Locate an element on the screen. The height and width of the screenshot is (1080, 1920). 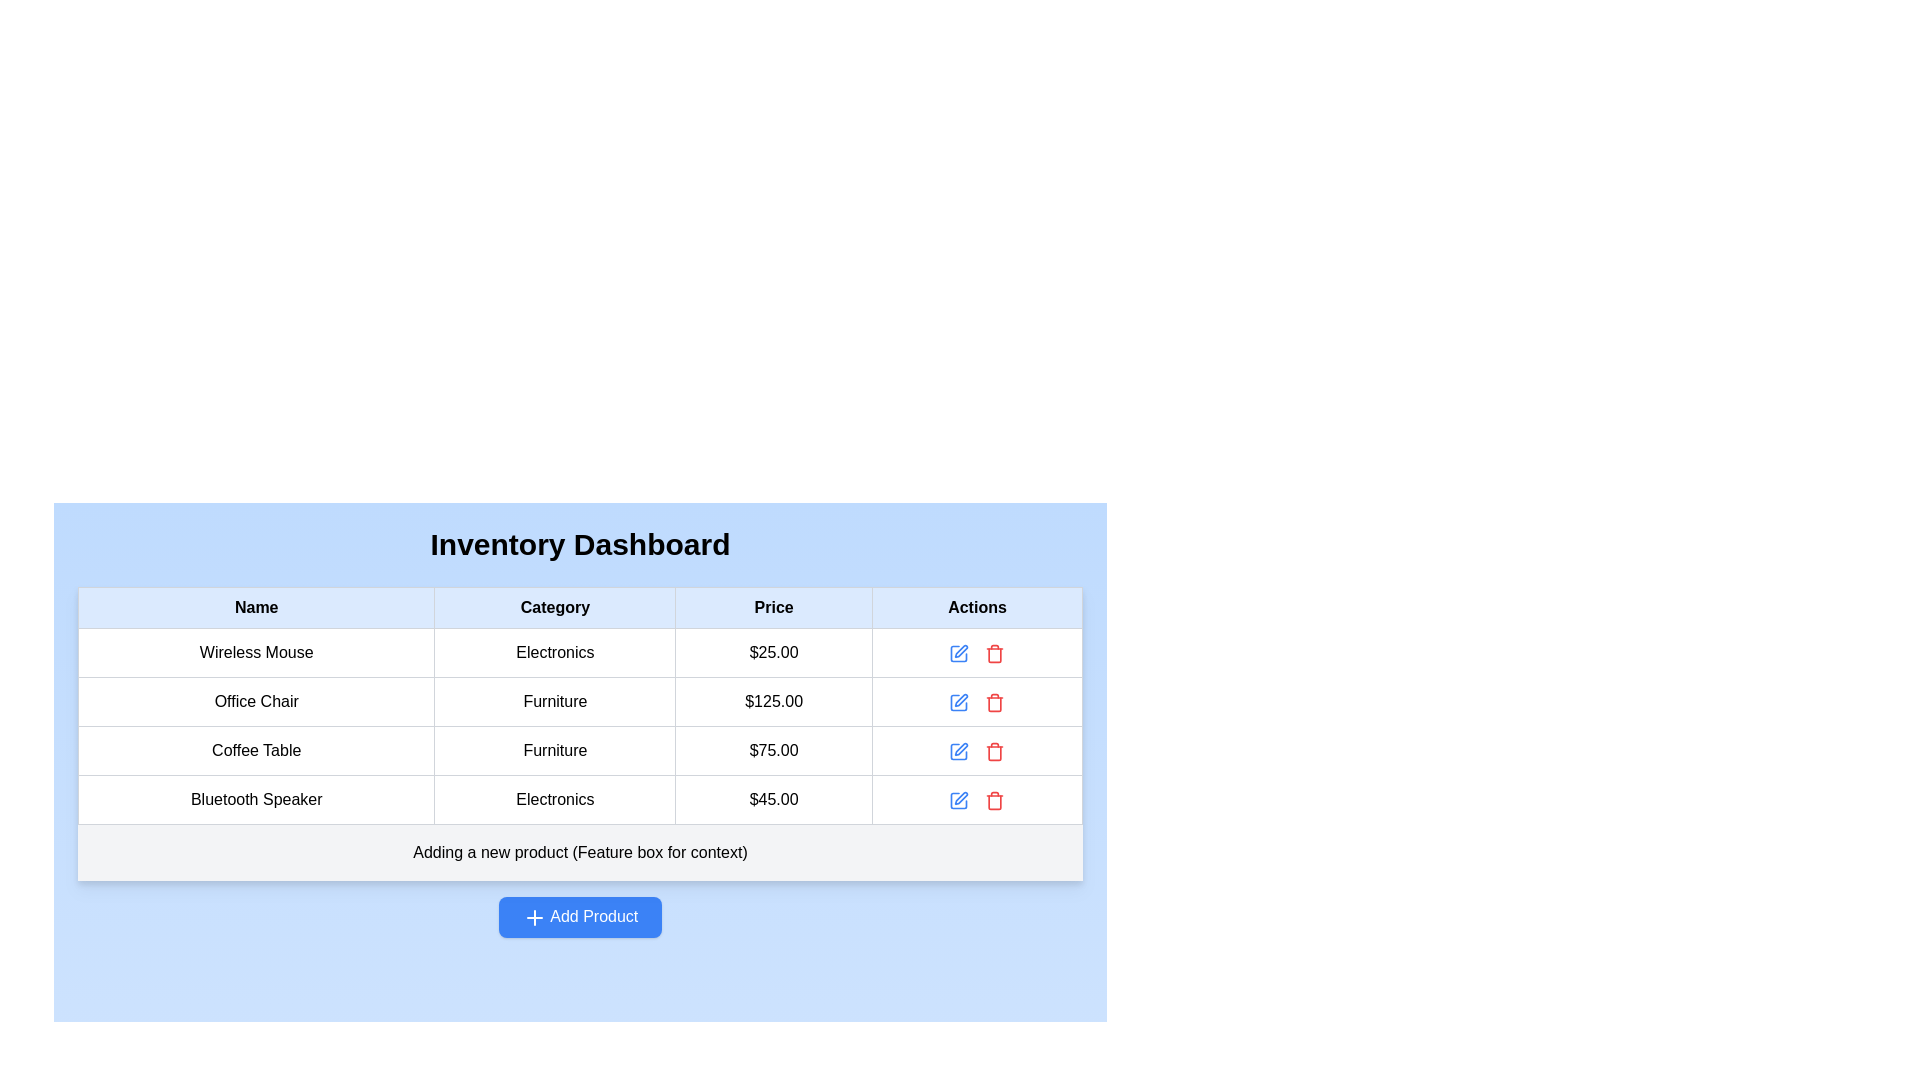
the text label displaying 'Furniture' in the third row of the table under the 'Category' column is located at coordinates (555, 751).